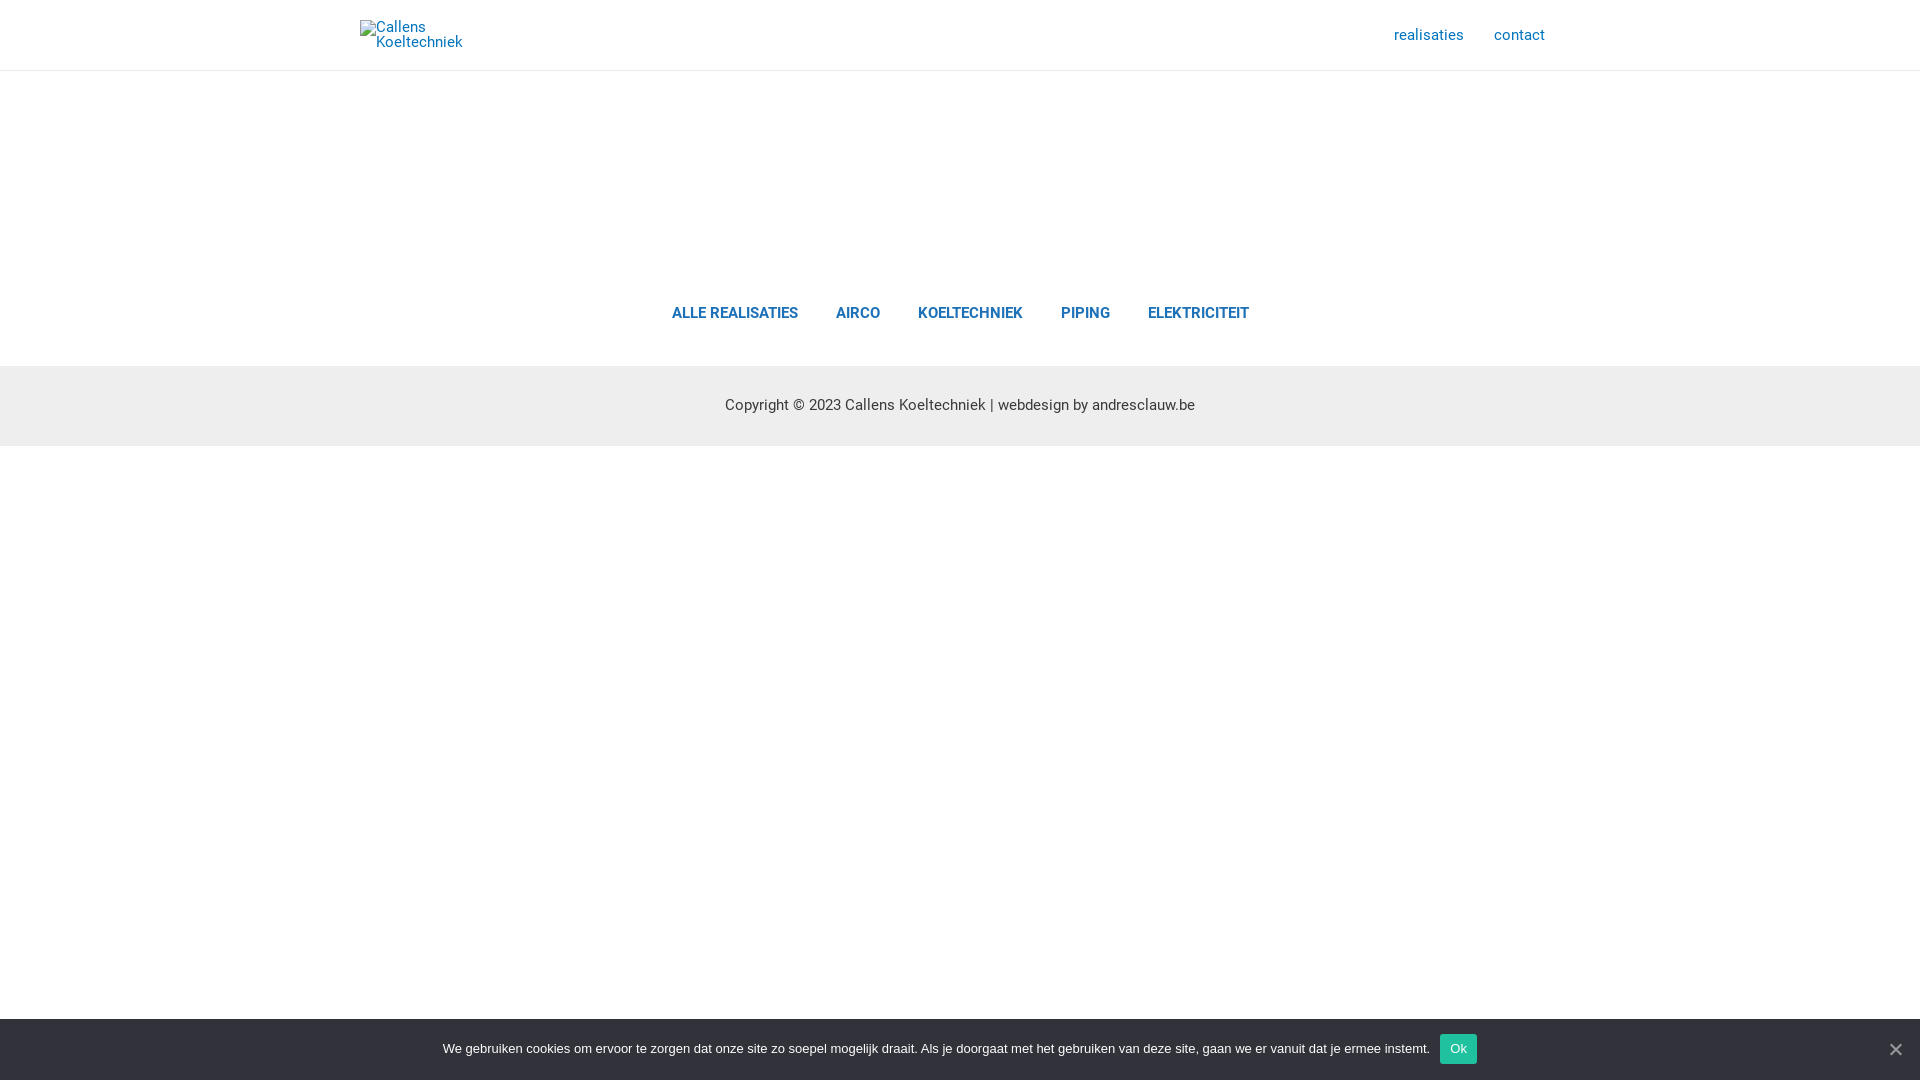 This screenshot has height=1080, width=1920. Describe the element at coordinates (858, 313) in the screenshot. I see `'AIRCO'` at that location.